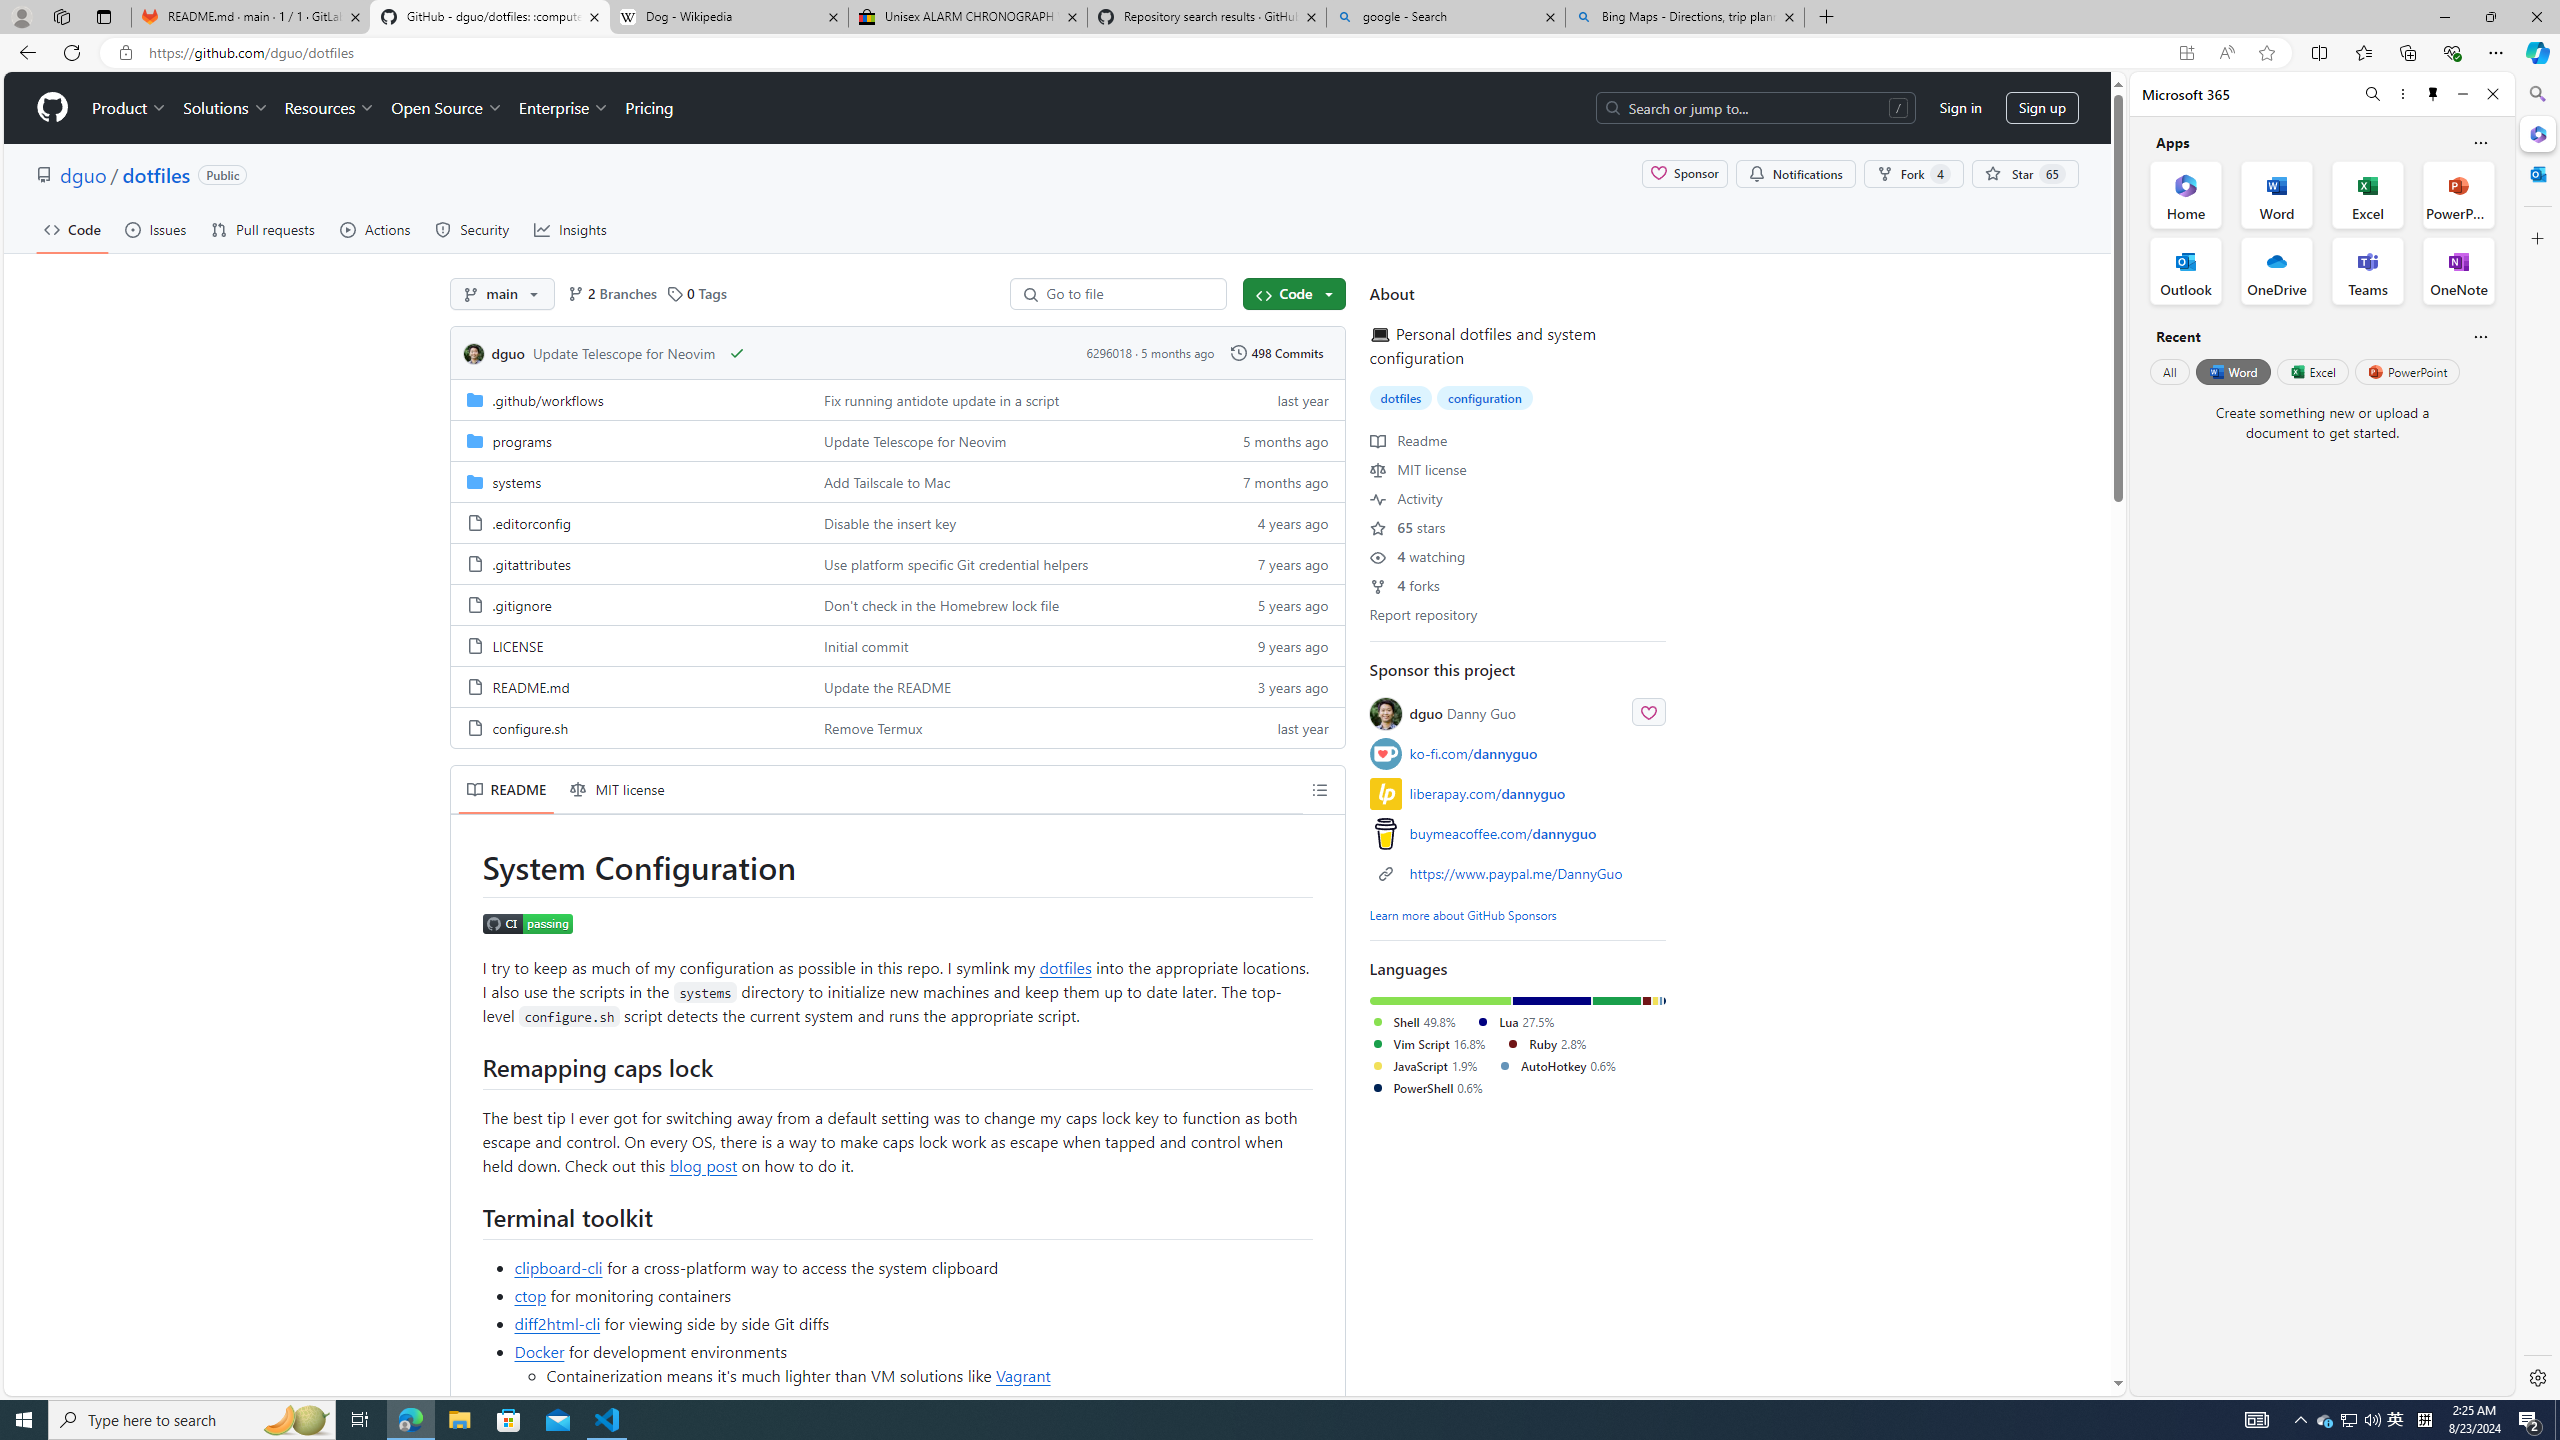  I want to click on 'Actions', so click(375, 229).